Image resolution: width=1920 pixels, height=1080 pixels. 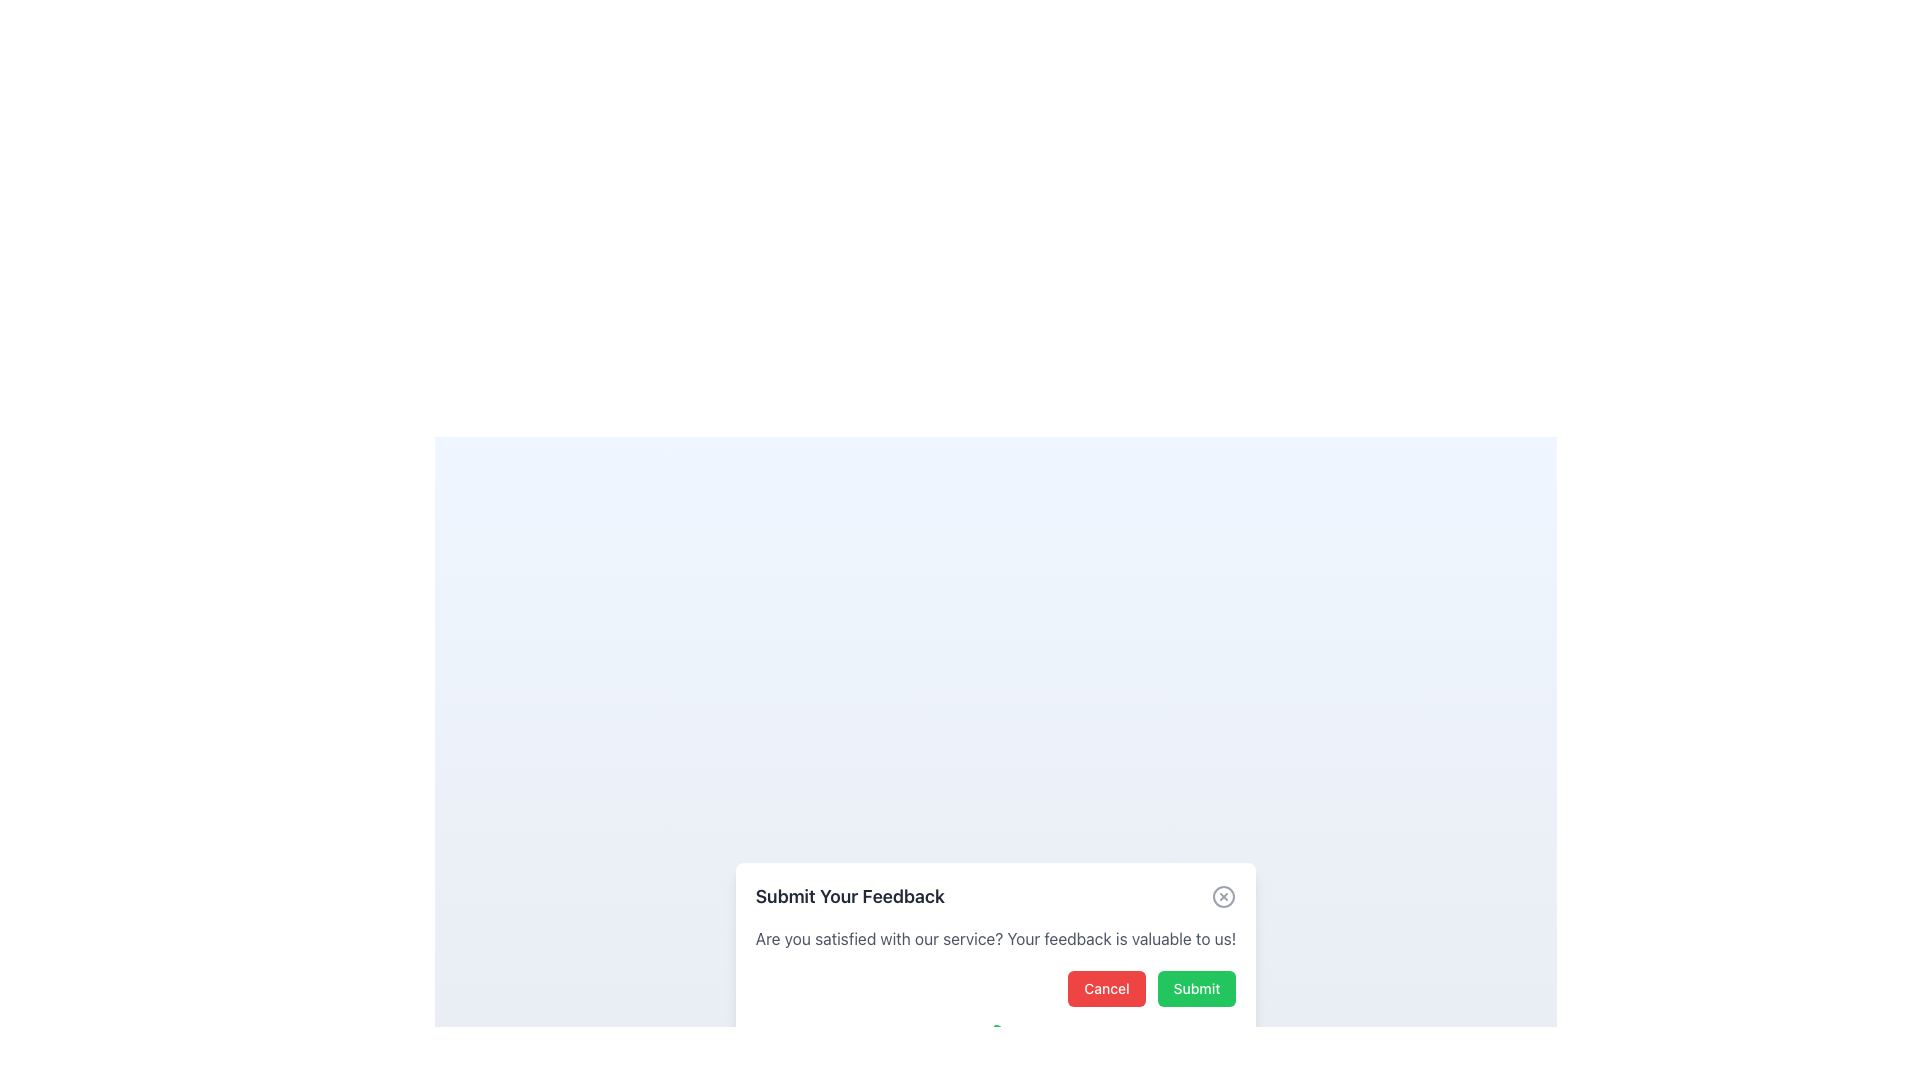 What do you see at coordinates (1223, 896) in the screenshot?
I see `the Circle shape in the SVG graphic located at the top-right corner of the 'Submit Your Feedback' modal, which functions as a close button` at bounding box center [1223, 896].